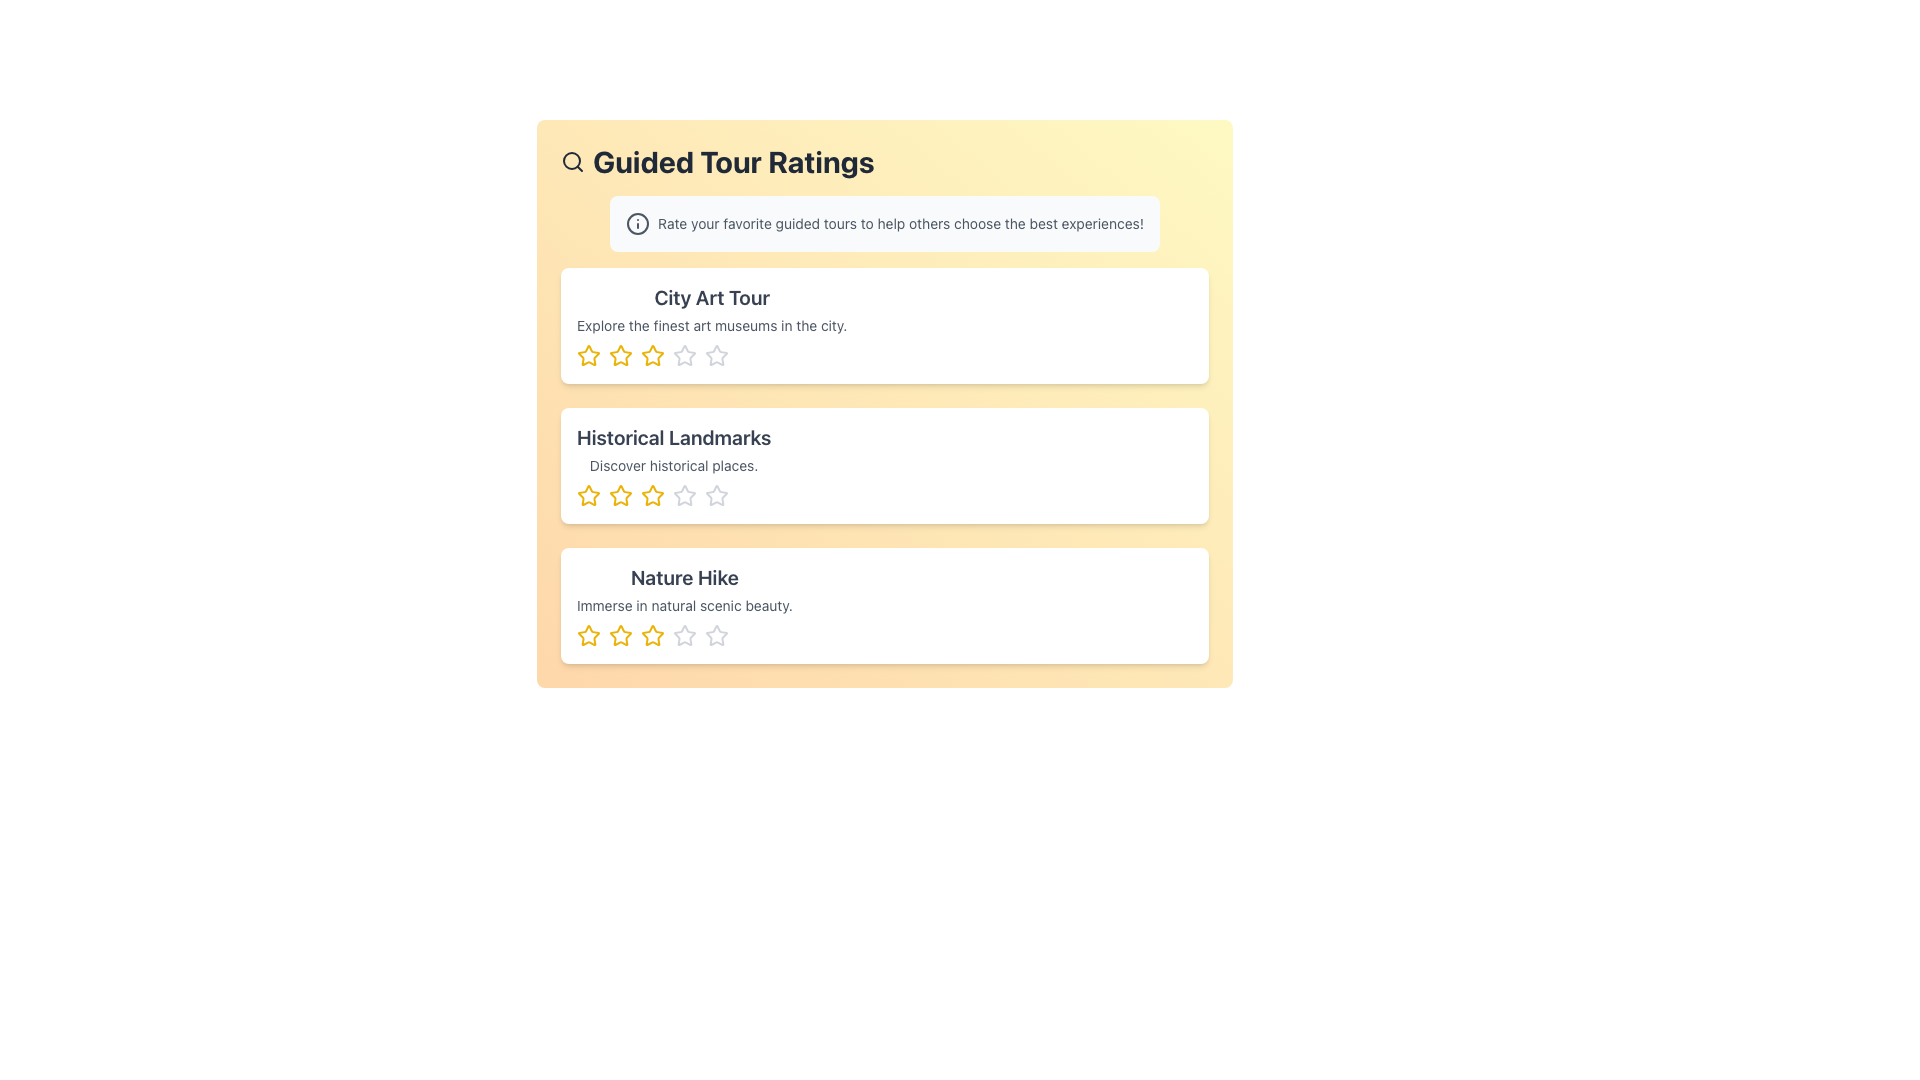  I want to click on the fourth star icon from the left, so click(652, 635).